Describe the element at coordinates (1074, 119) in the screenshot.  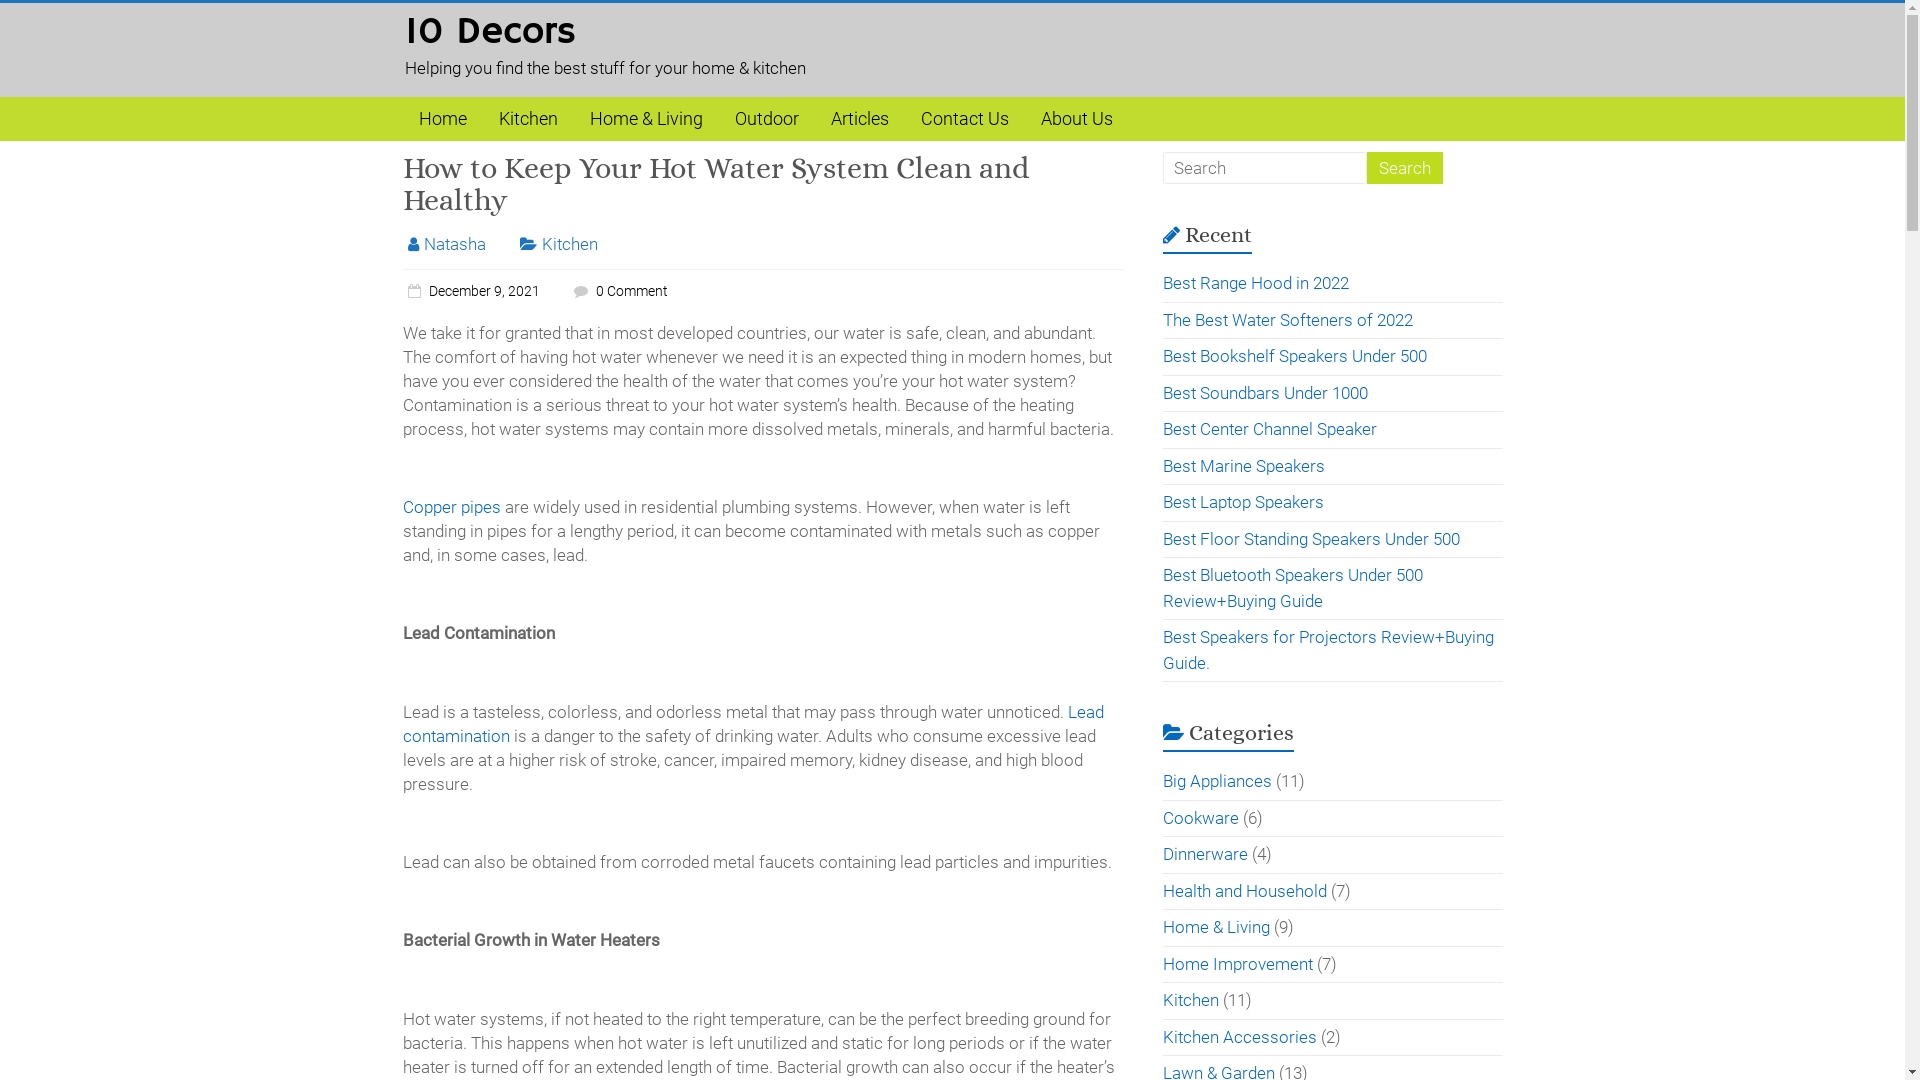
I see `'About Us'` at that location.